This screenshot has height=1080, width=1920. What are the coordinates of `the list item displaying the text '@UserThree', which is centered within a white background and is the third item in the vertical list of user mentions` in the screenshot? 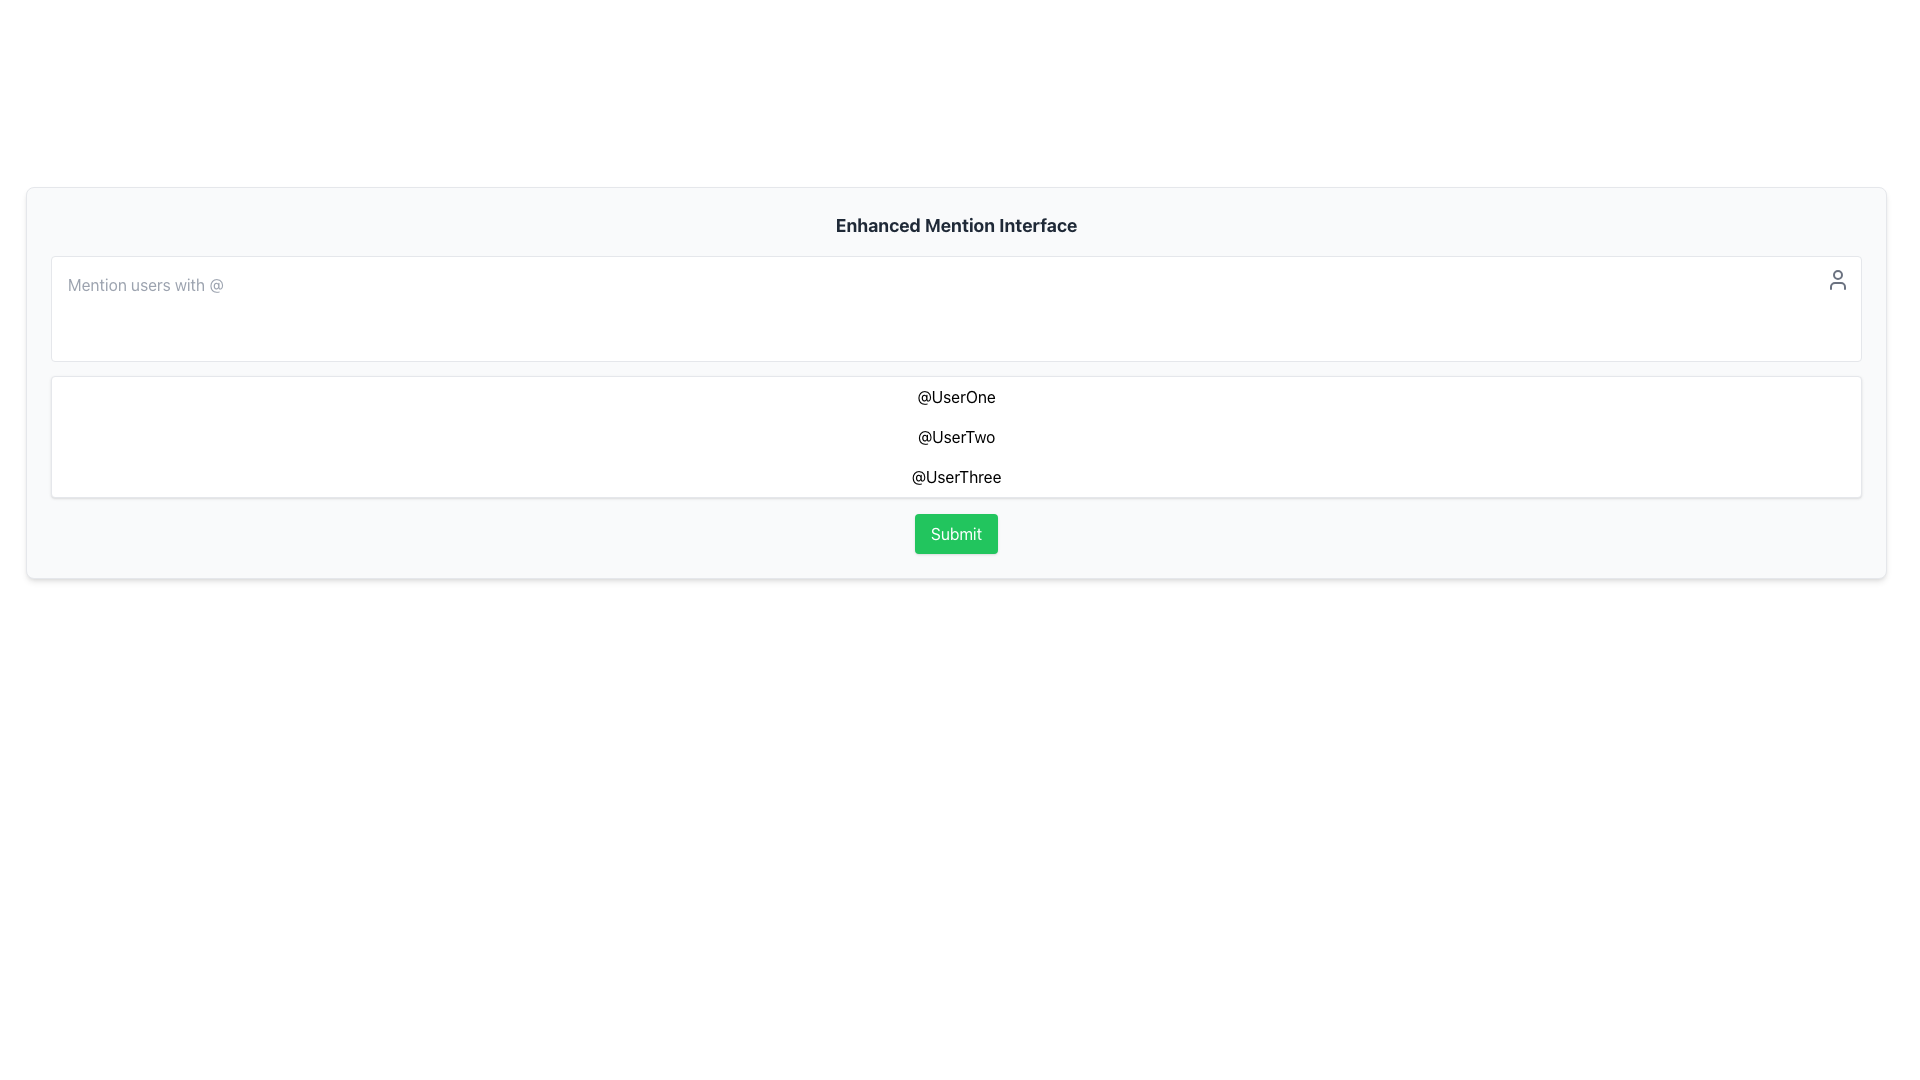 It's located at (955, 477).